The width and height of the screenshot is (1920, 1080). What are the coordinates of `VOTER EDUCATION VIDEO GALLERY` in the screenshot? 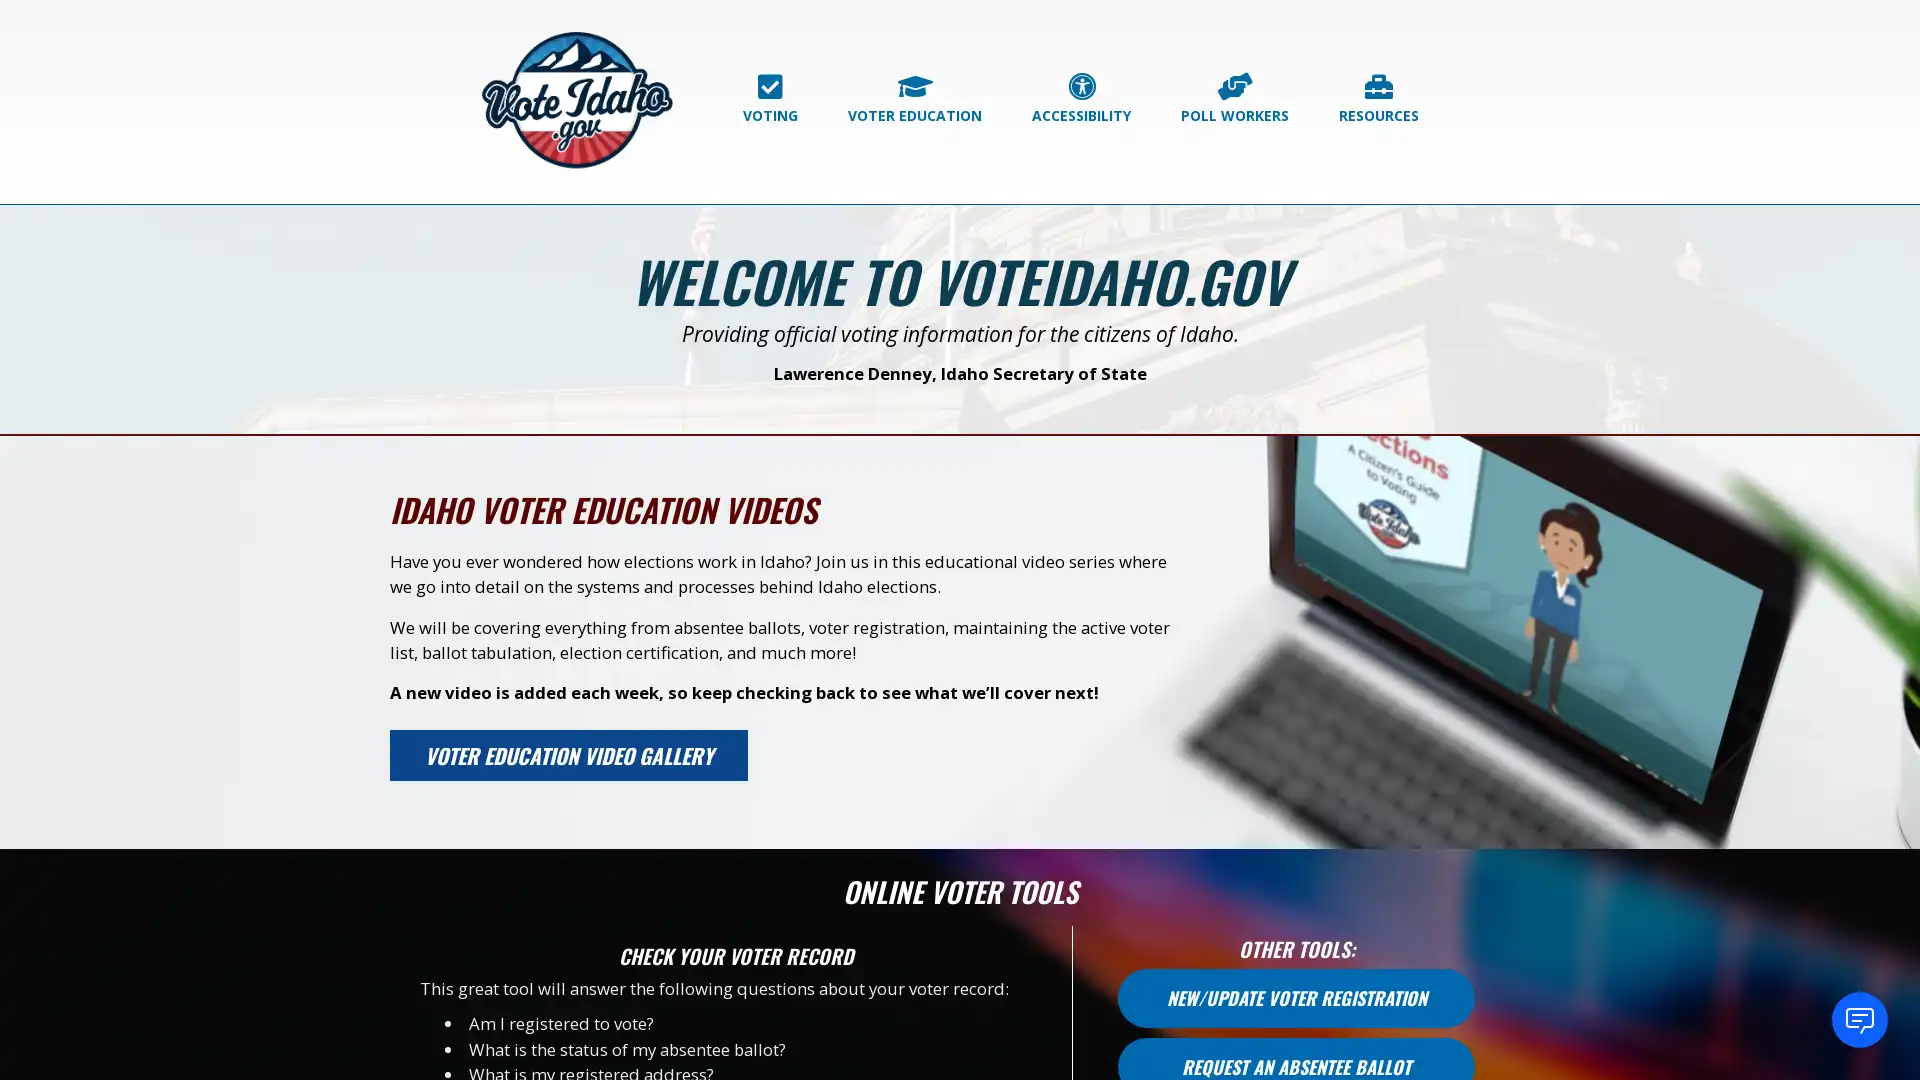 It's located at (568, 755).